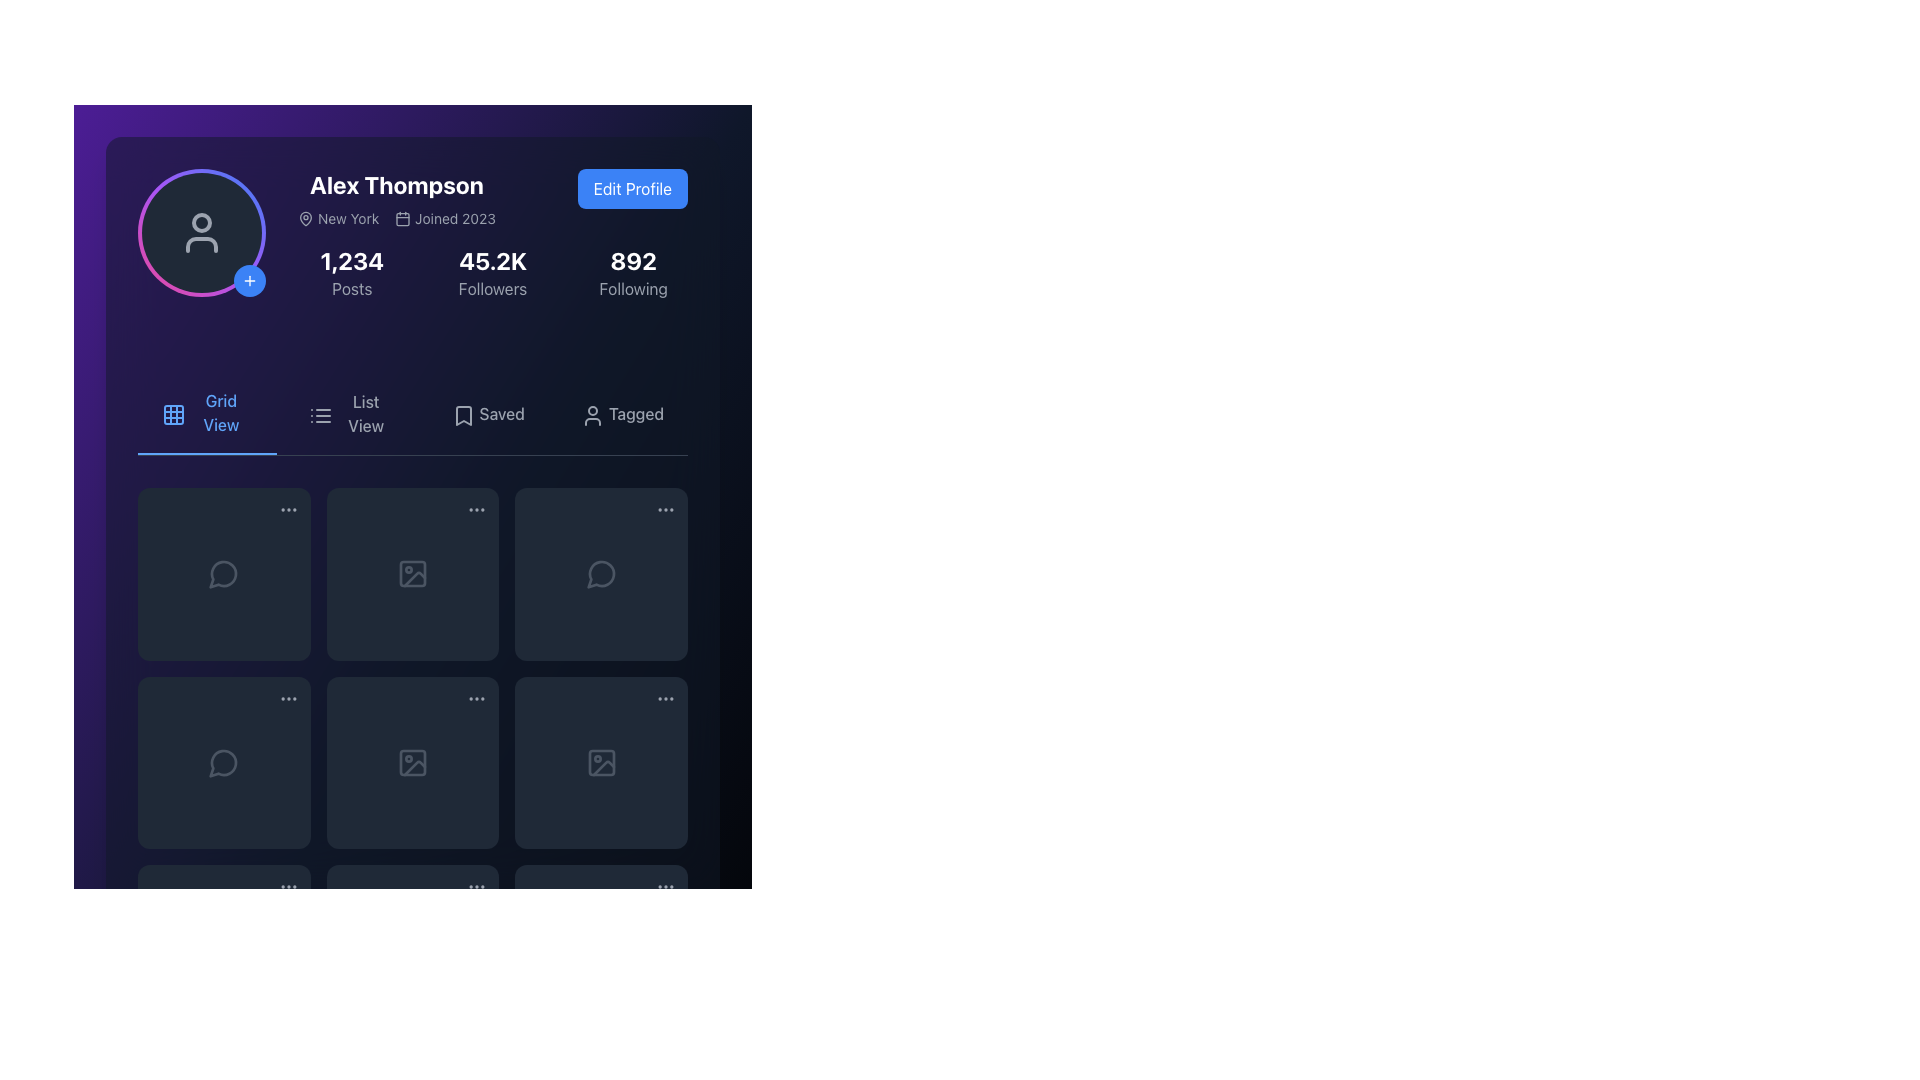  Describe the element at coordinates (666, 886) in the screenshot. I see `the circular button located in the bottom-right corner of the interface` at that location.